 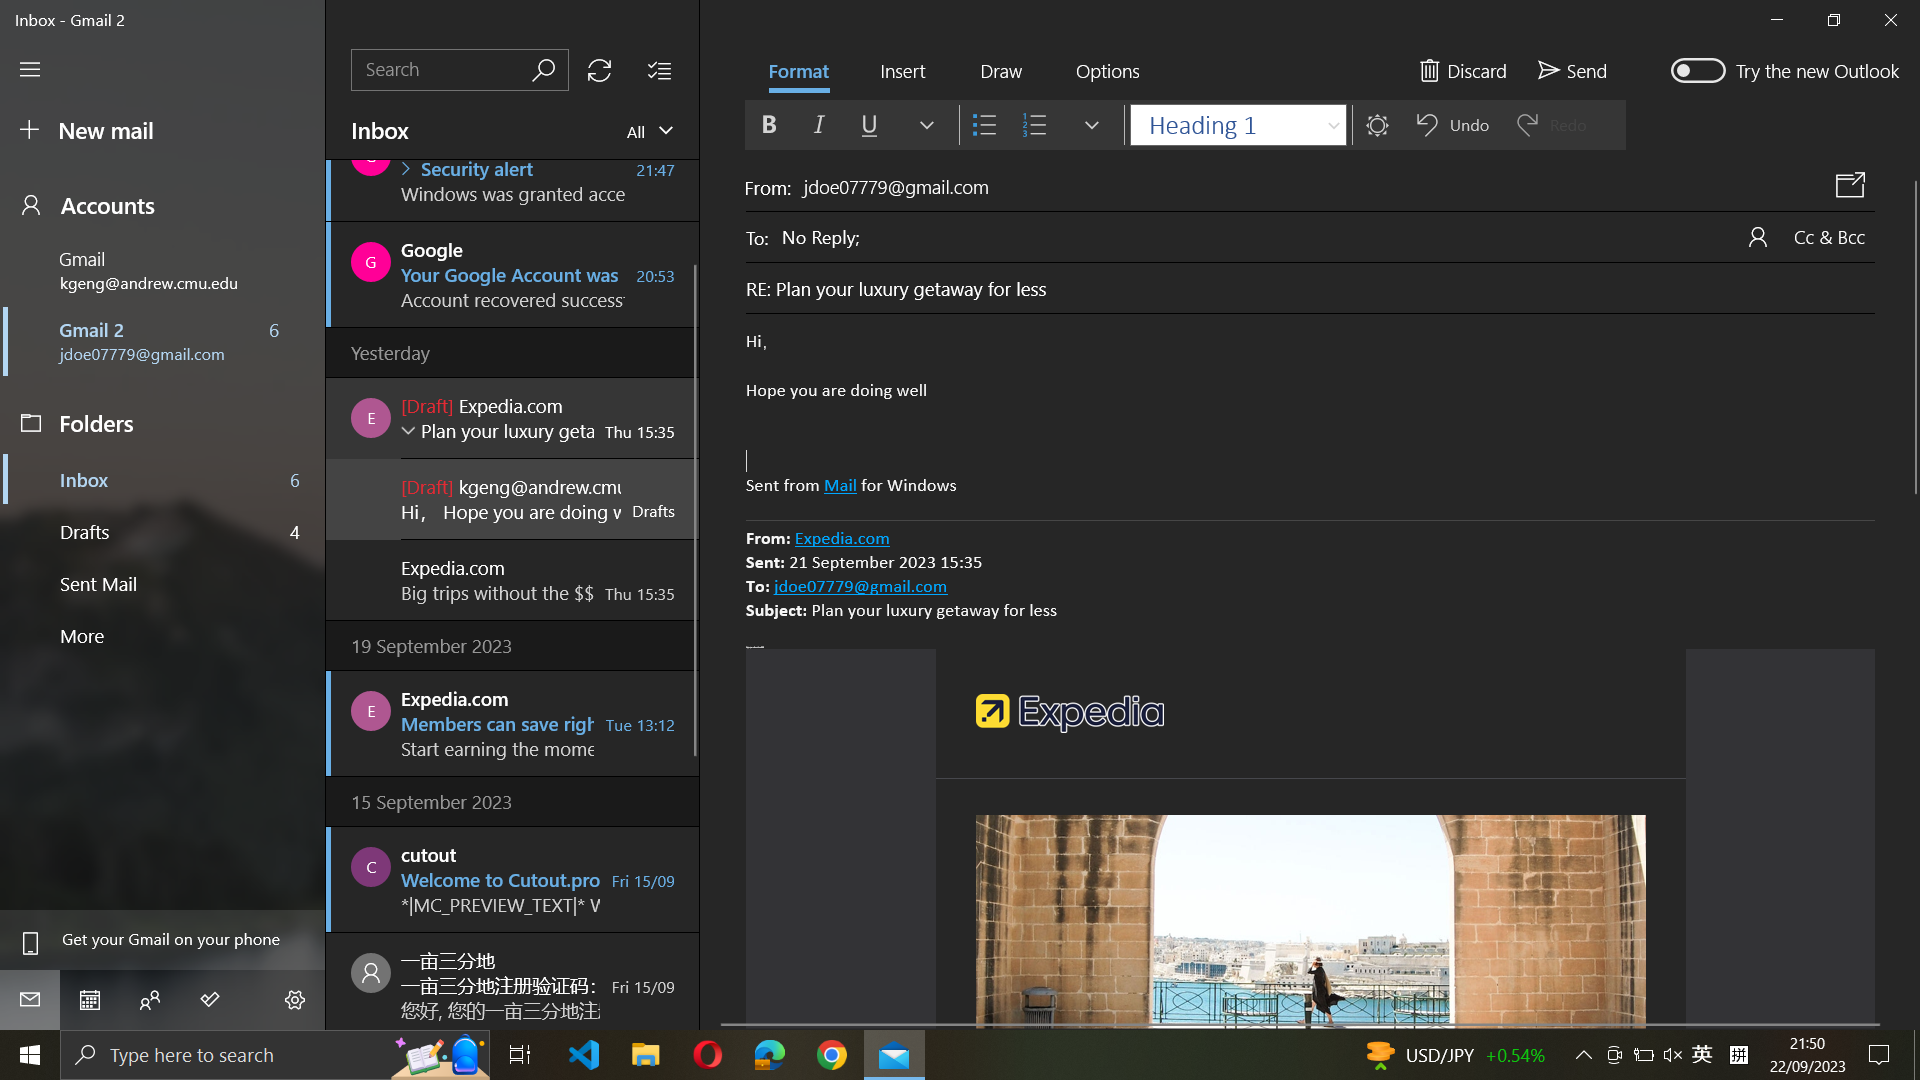 I want to click on Change the recipient of the email to "john@example.com, so click(x=1328, y=234).